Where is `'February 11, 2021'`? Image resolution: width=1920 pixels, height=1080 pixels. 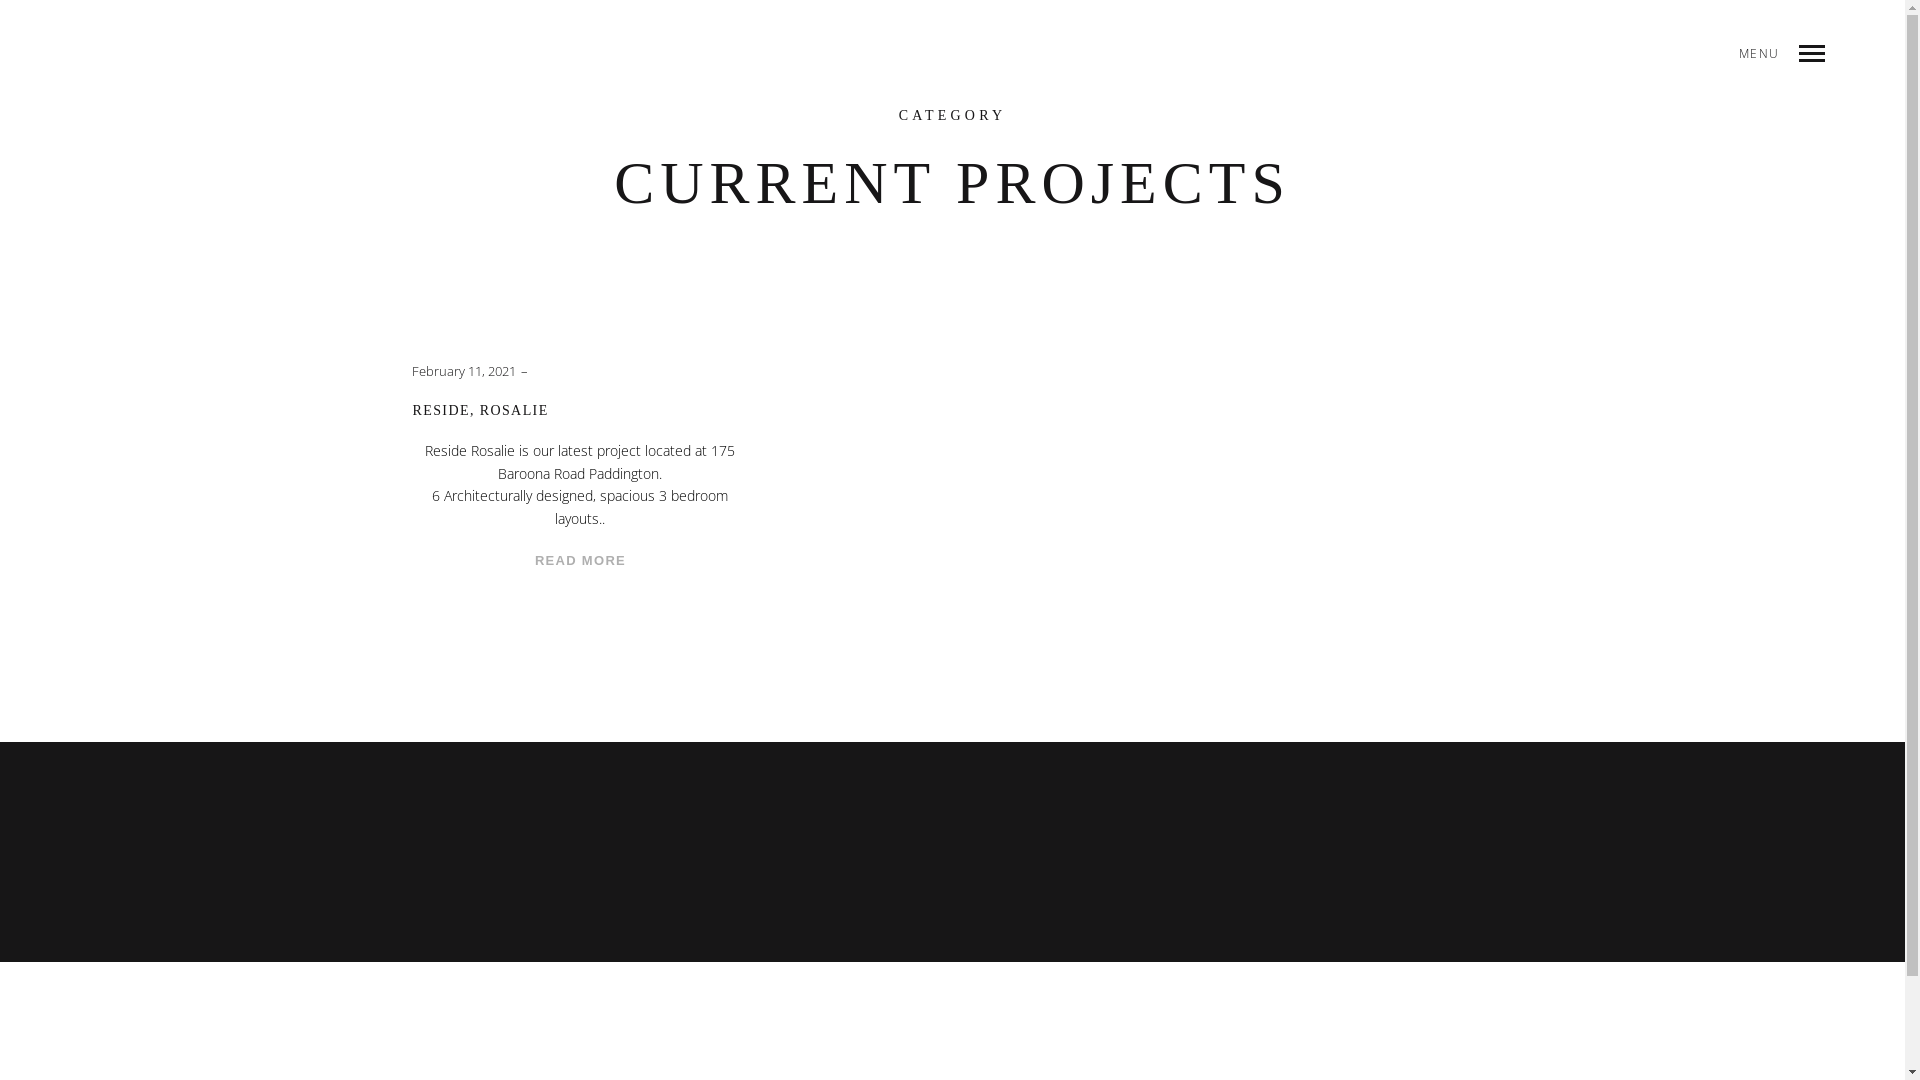 'February 11, 2021' is located at coordinates (411, 371).